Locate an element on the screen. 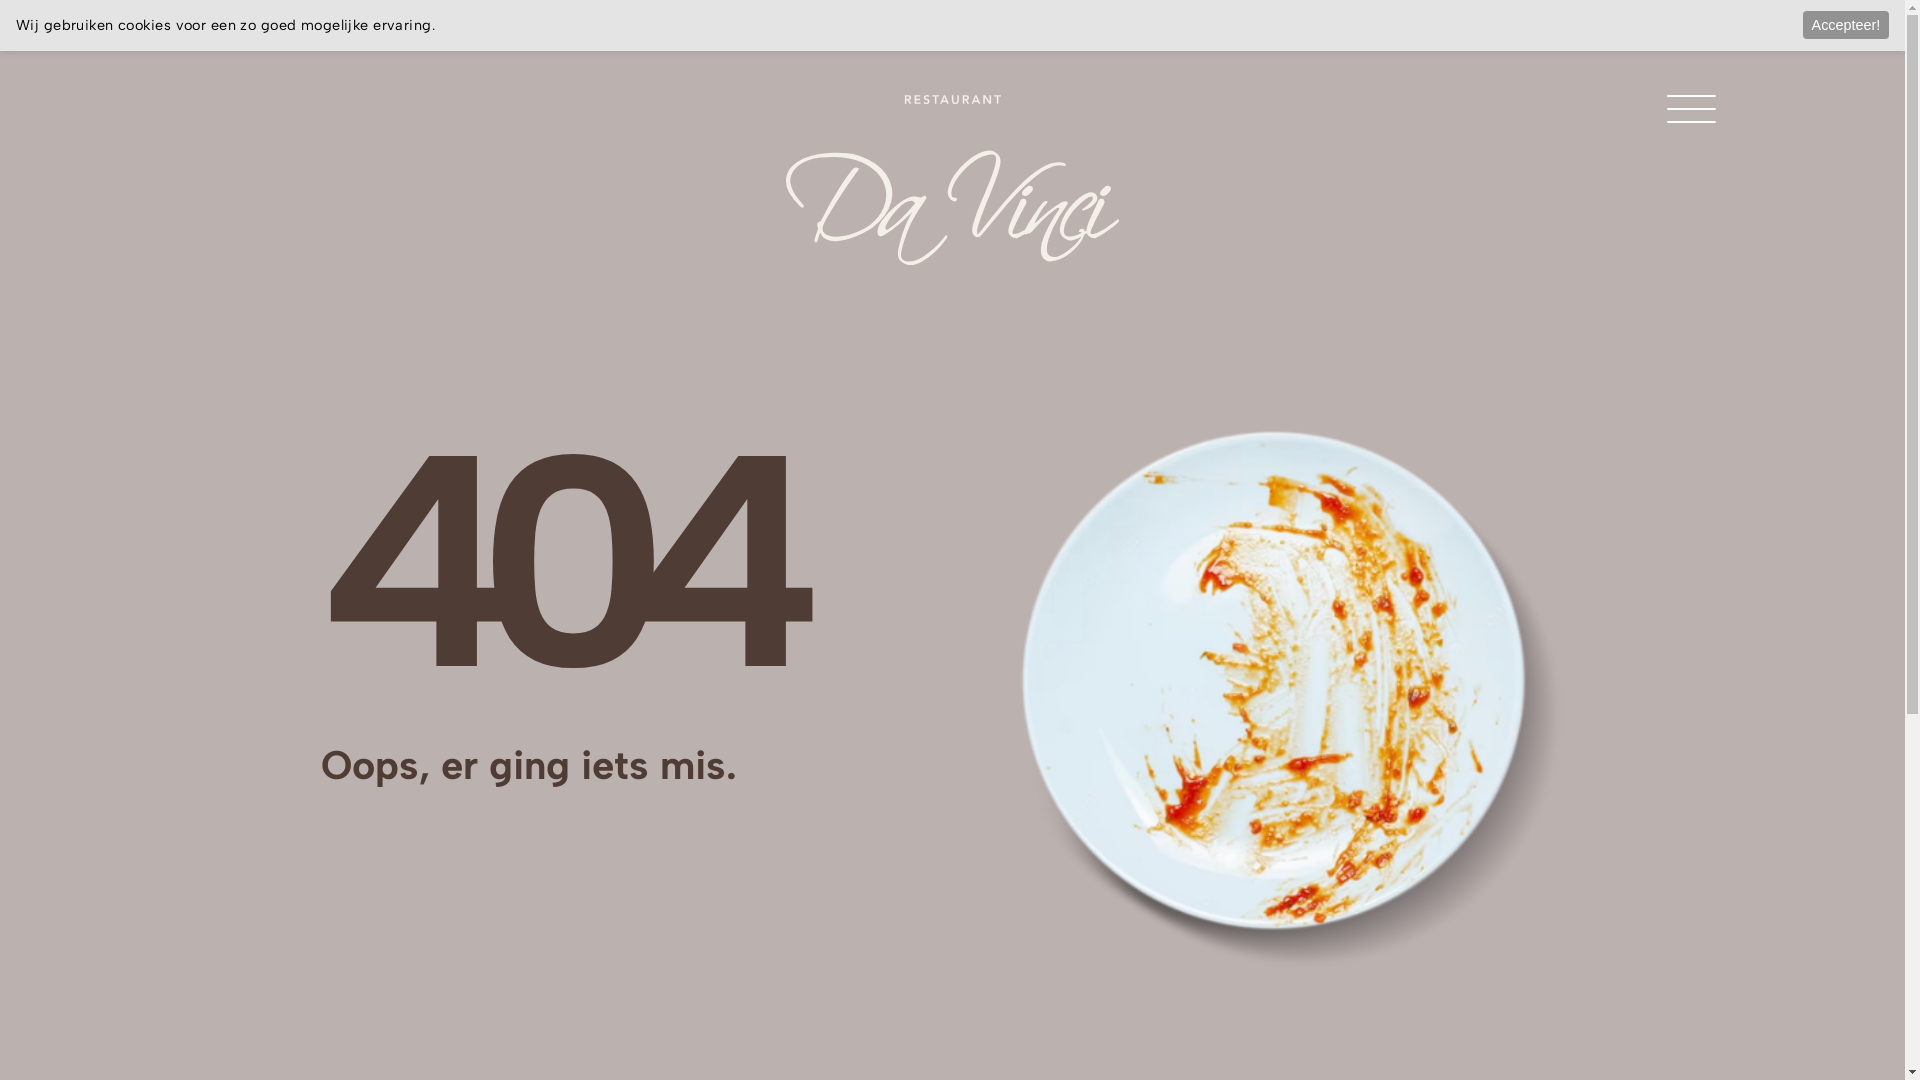  'Accepteer!' is located at coordinates (1845, 24).